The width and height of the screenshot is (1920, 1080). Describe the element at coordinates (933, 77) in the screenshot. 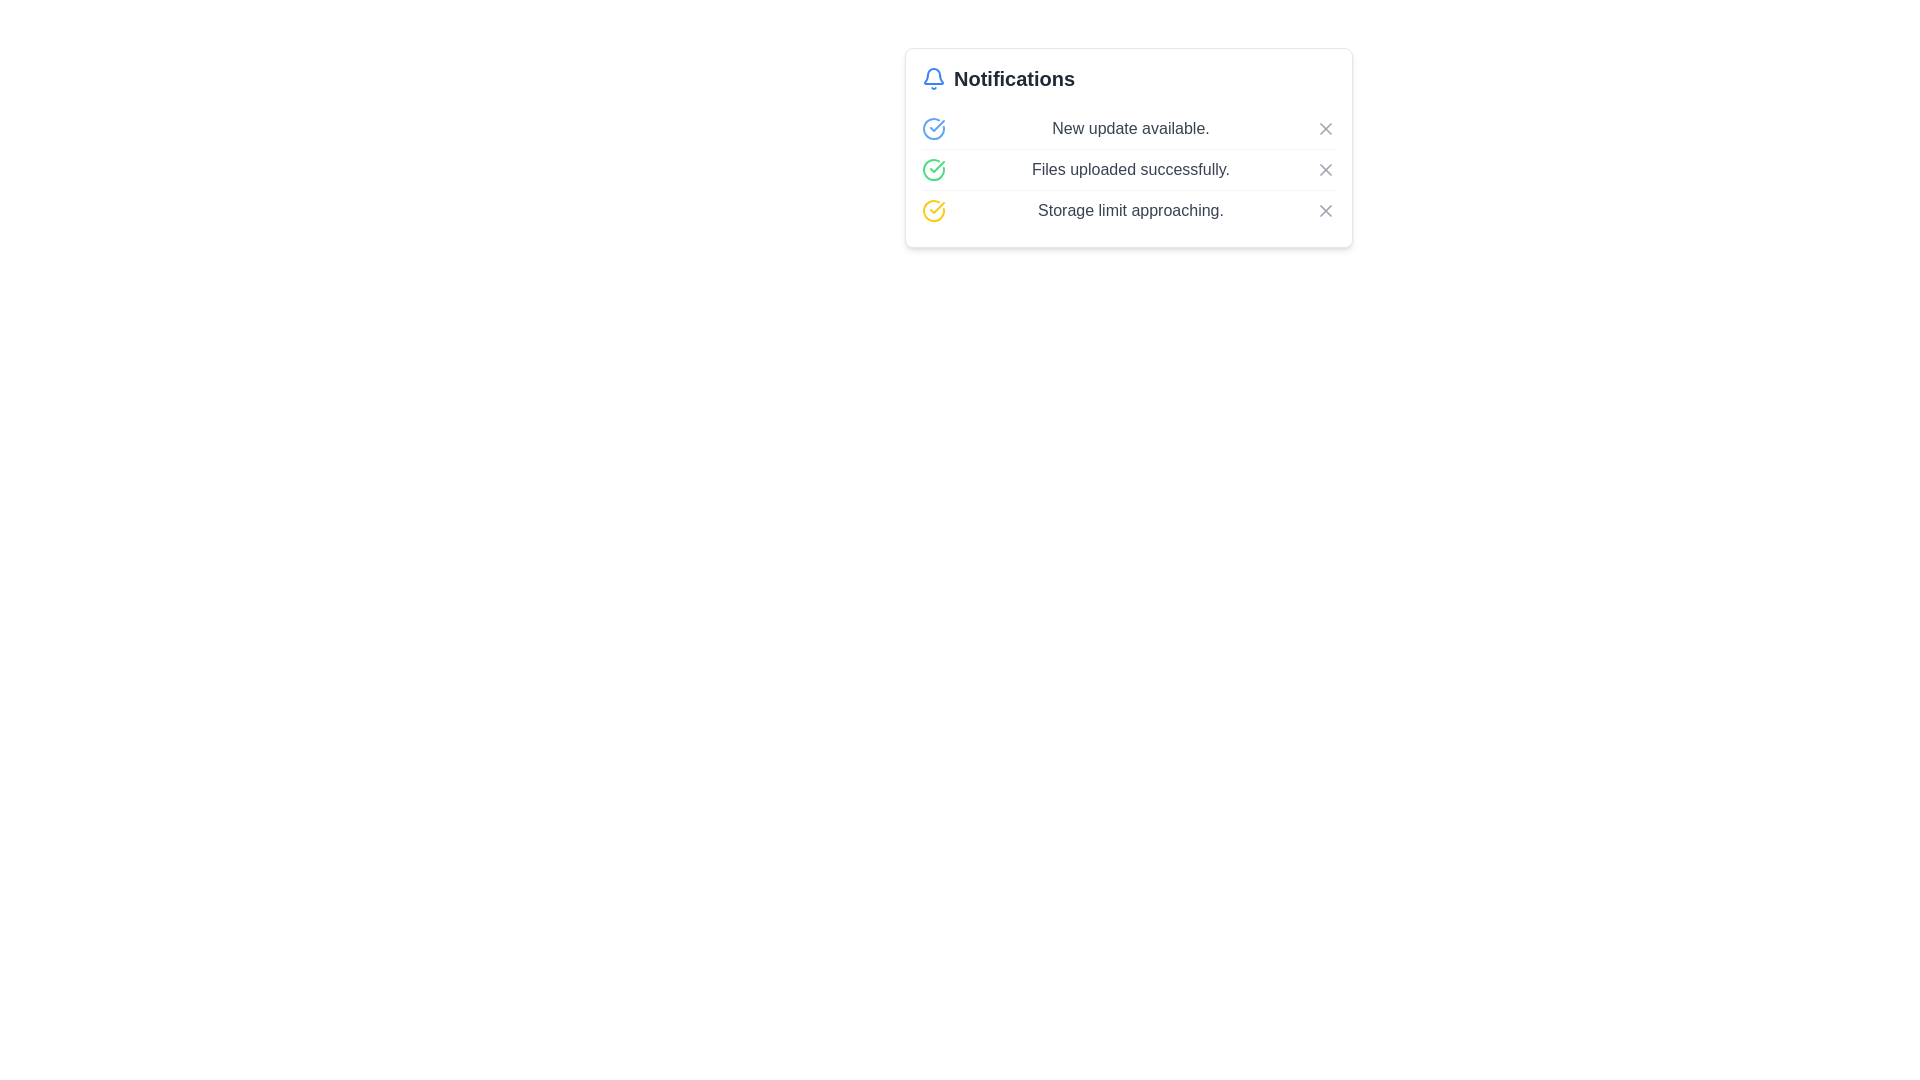

I see `the blue bell-shaped icon located to the left of the 'Notifications' text in the notification panel` at that location.